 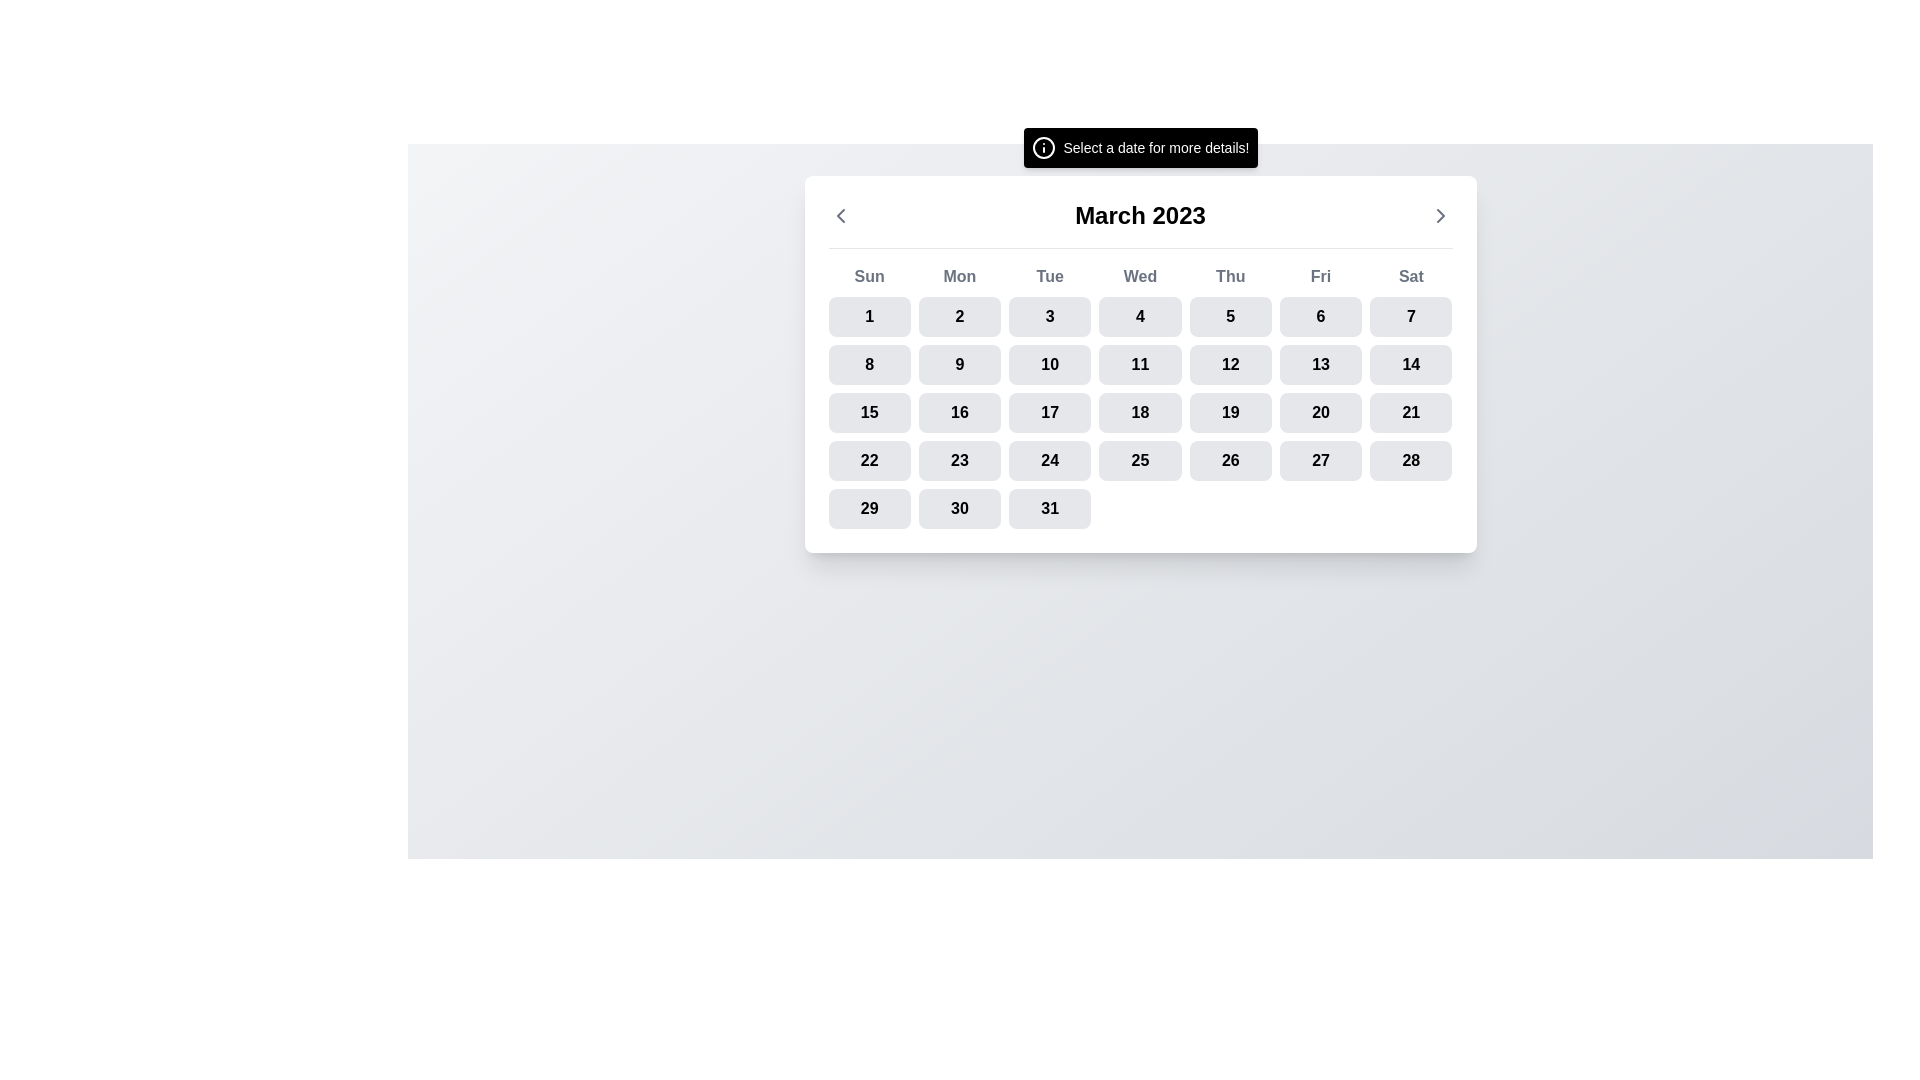 I want to click on the button representing the 8th day of March 2023, located in the fourth column of the second row under the 'Sun' column, so click(x=869, y=365).